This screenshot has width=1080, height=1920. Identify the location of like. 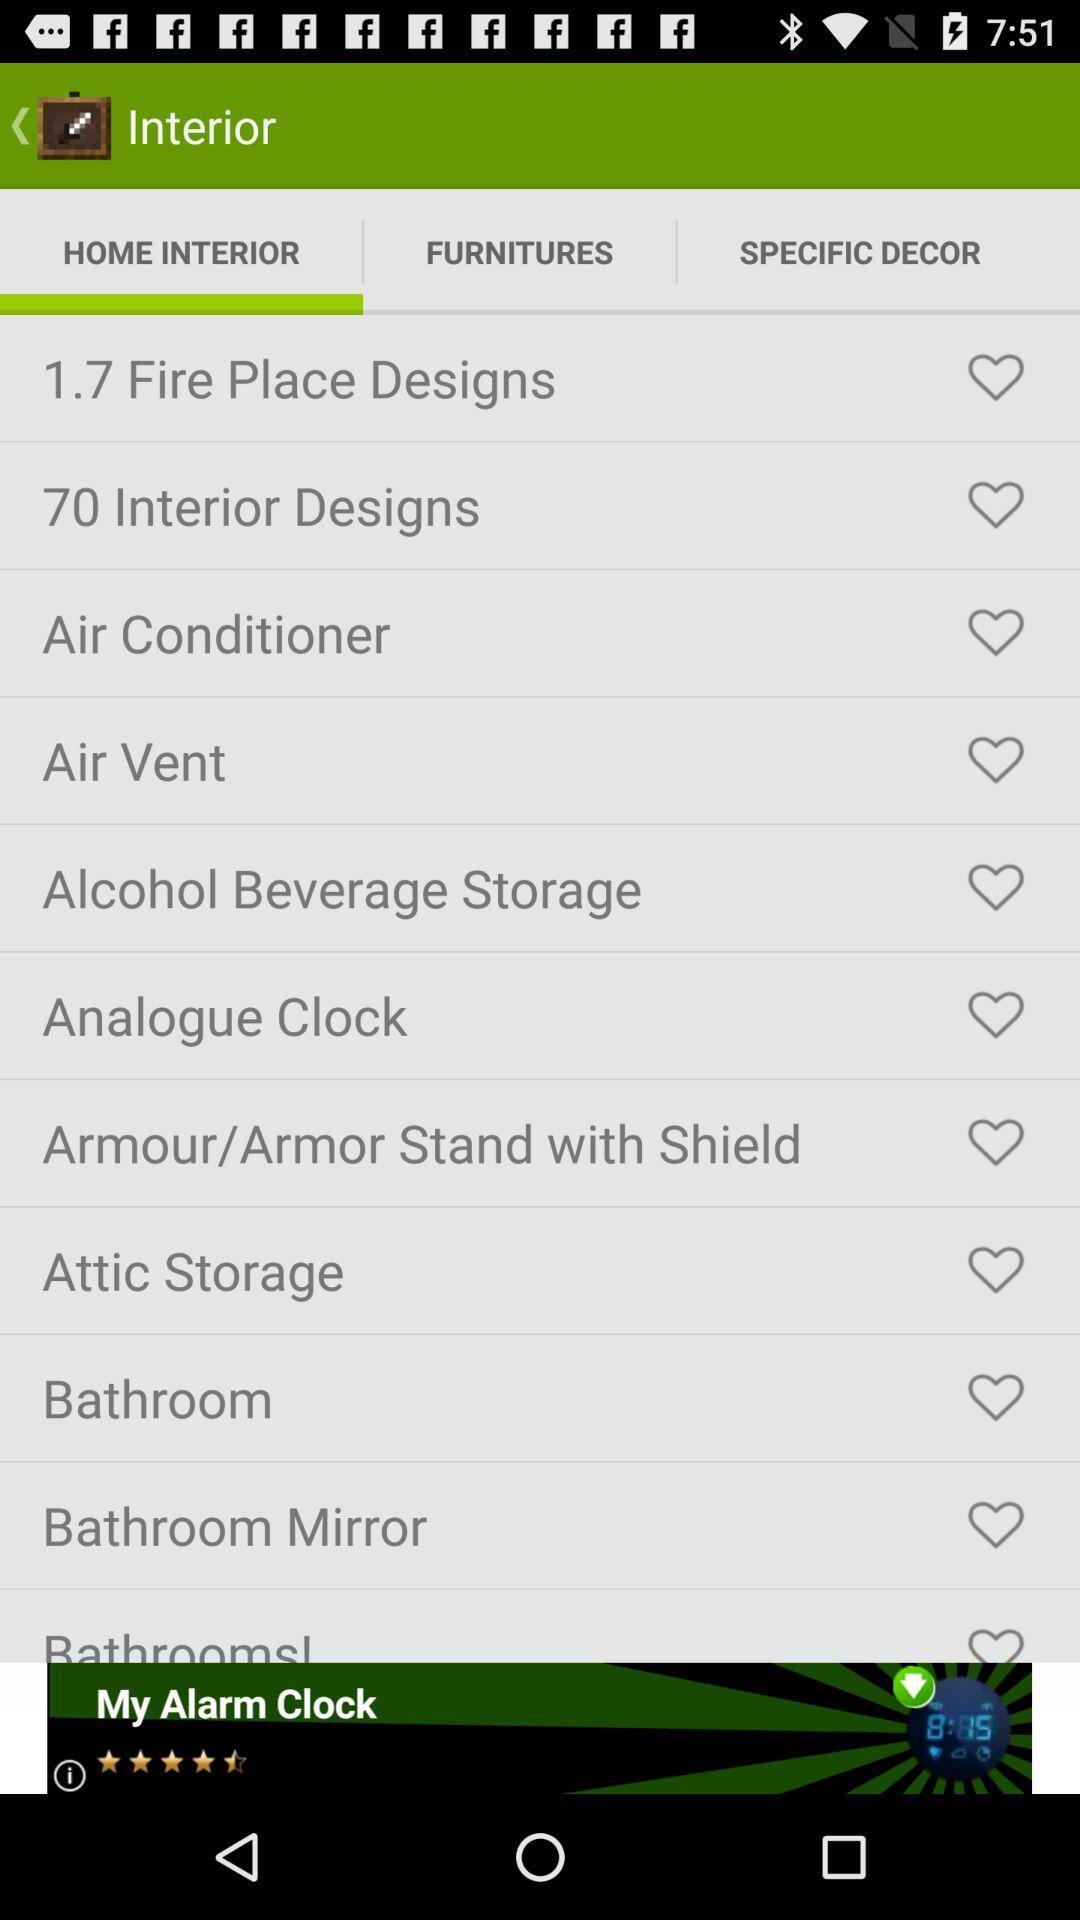
(995, 1636).